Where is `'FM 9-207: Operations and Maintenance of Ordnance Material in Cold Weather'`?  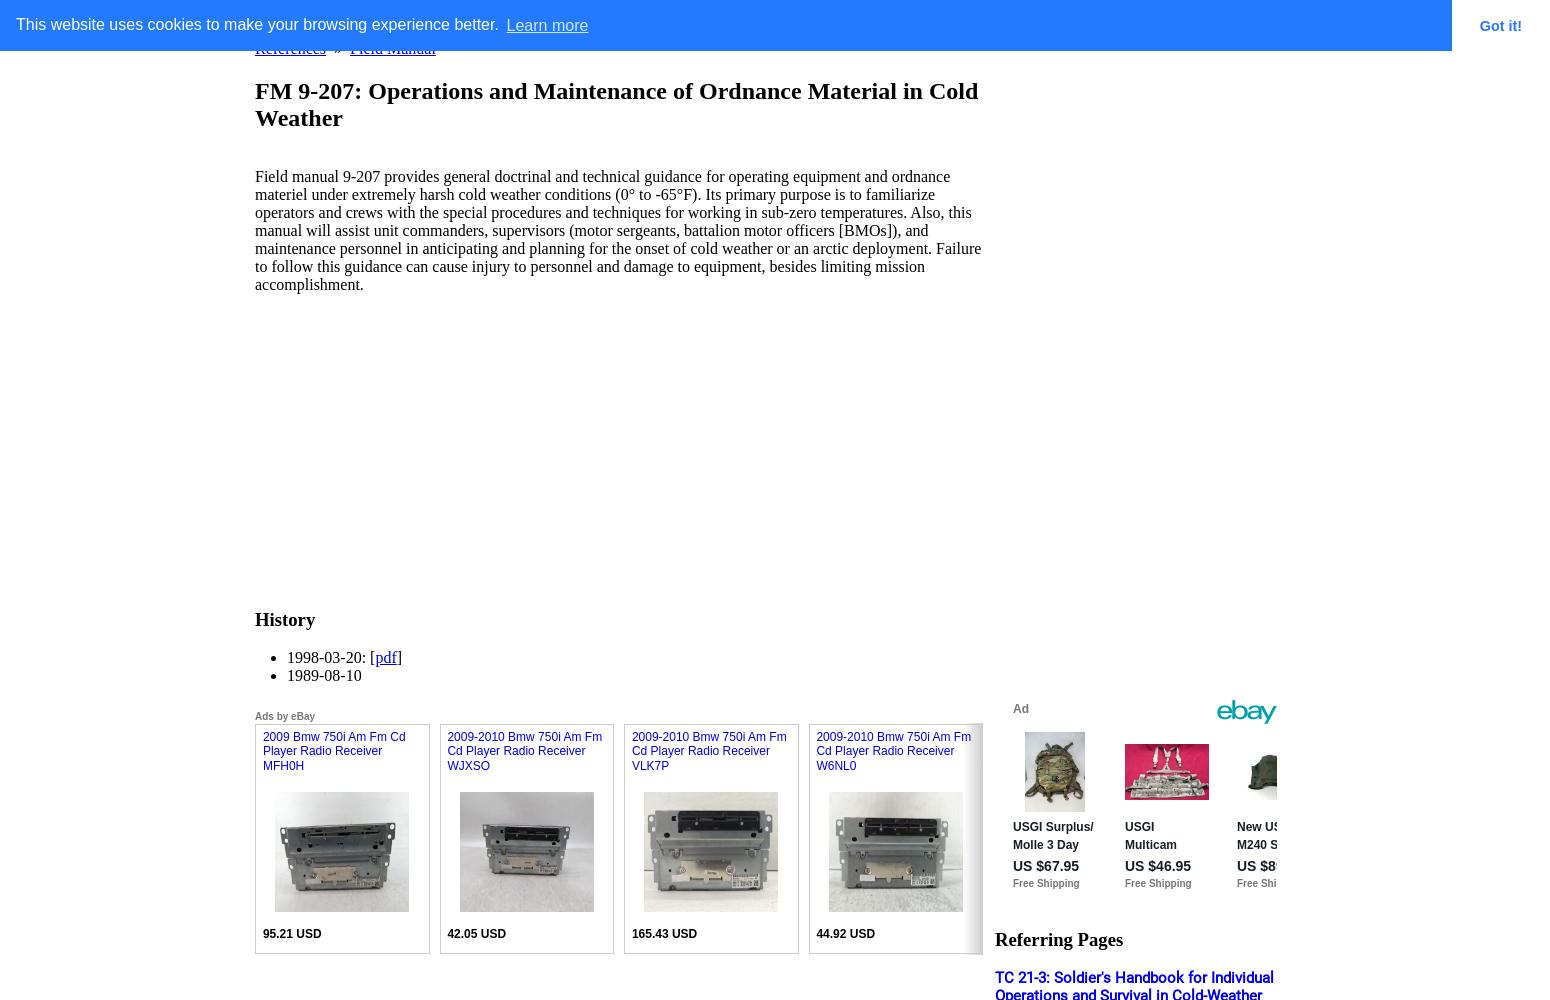
'FM 9-207: Operations and Maintenance of Ordnance Material in Cold Weather' is located at coordinates (616, 102).